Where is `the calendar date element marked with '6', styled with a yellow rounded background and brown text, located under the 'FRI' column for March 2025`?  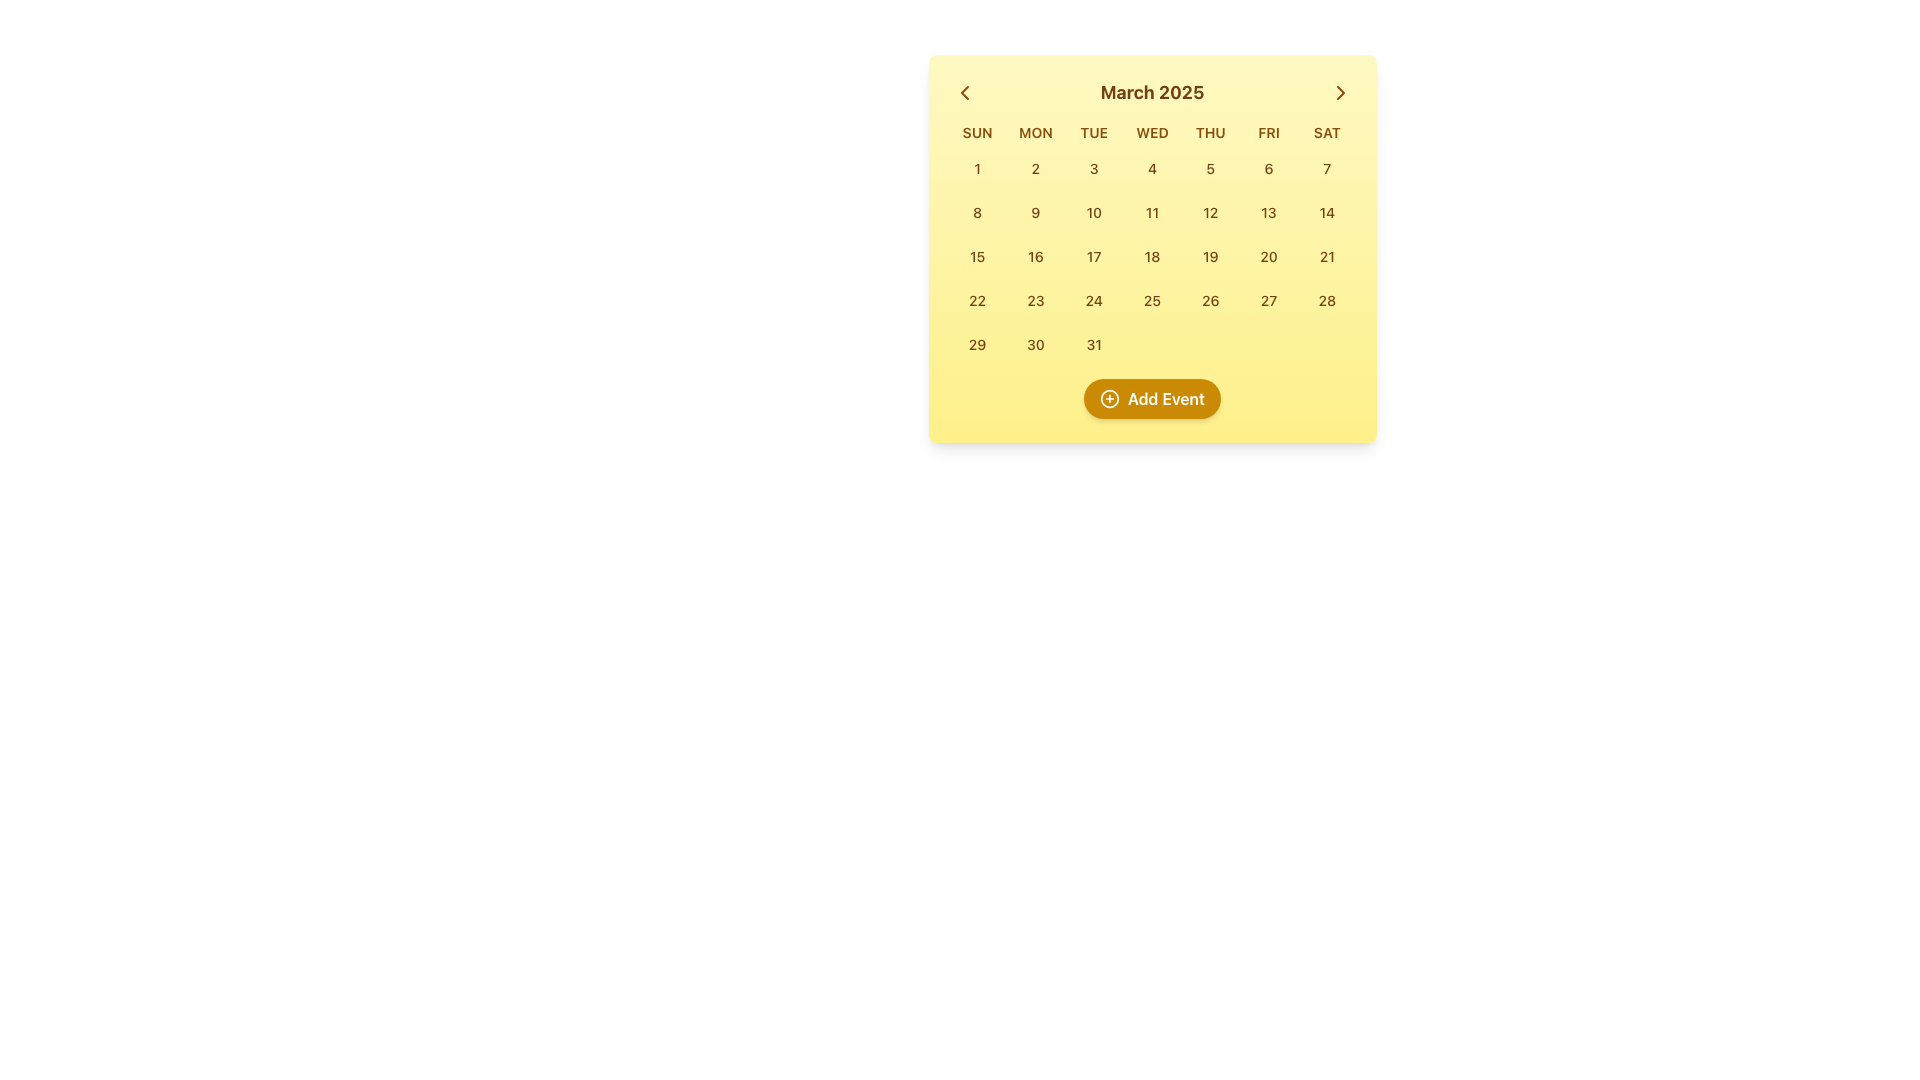
the calendar date element marked with '6', styled with a yellow rounded background and brown text, located under the 'FRI' column for March 2025 is located at coordinates (1268, 168).